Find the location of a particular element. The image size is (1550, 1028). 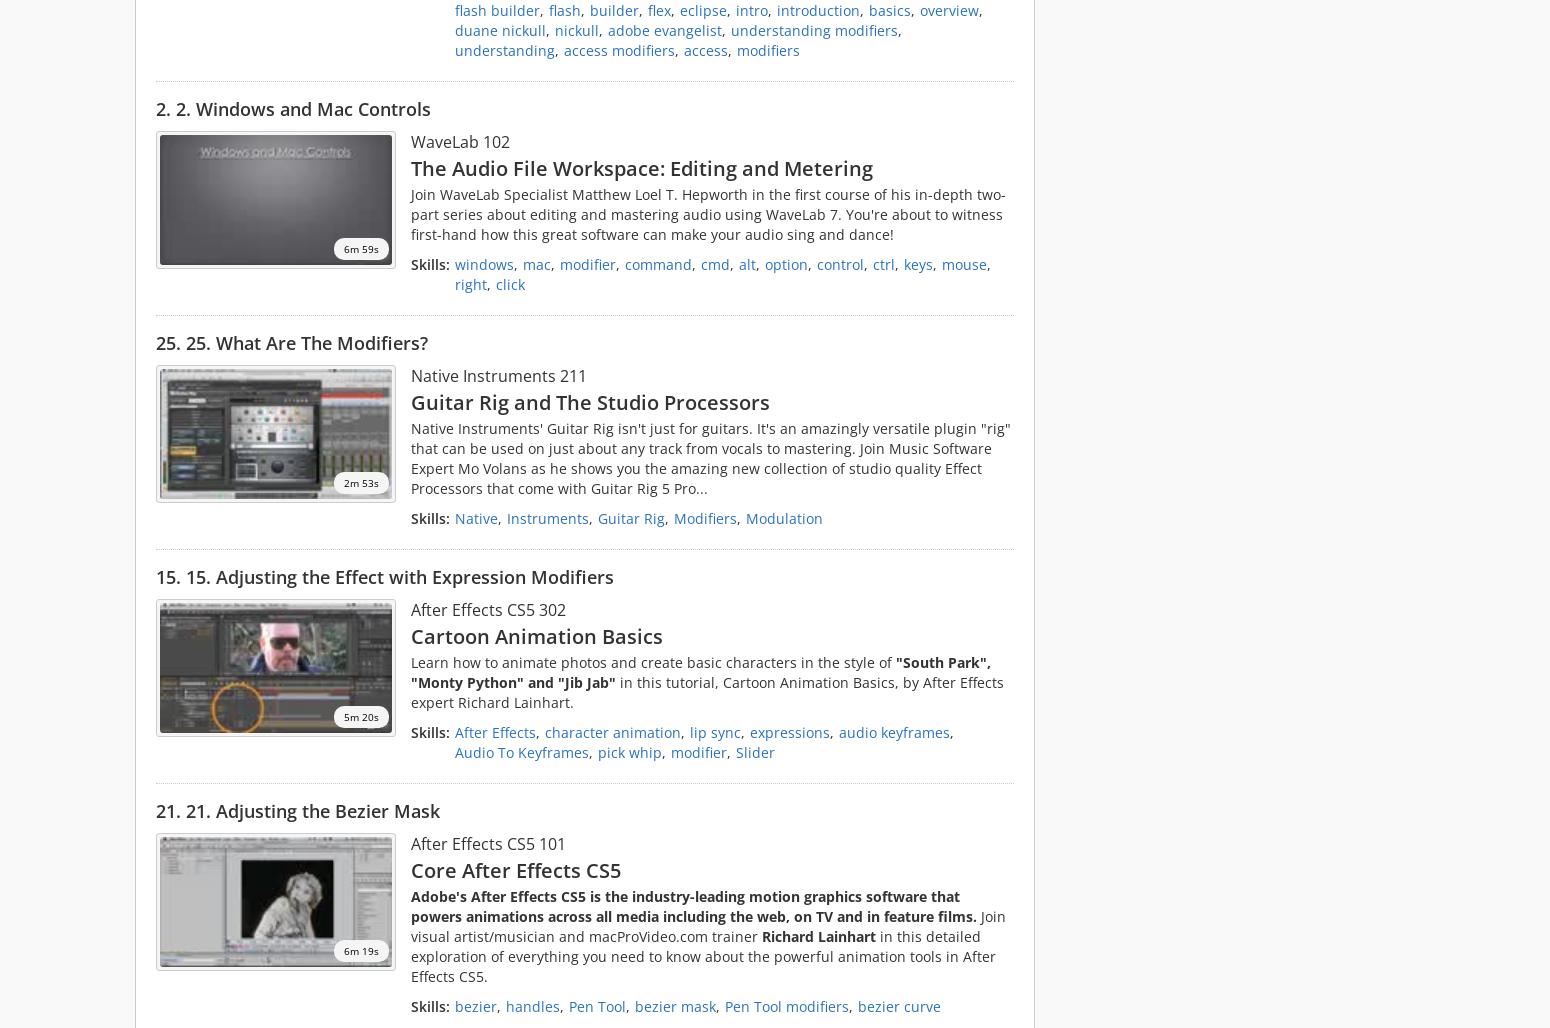

'click' is located at coordinates (509, 283).